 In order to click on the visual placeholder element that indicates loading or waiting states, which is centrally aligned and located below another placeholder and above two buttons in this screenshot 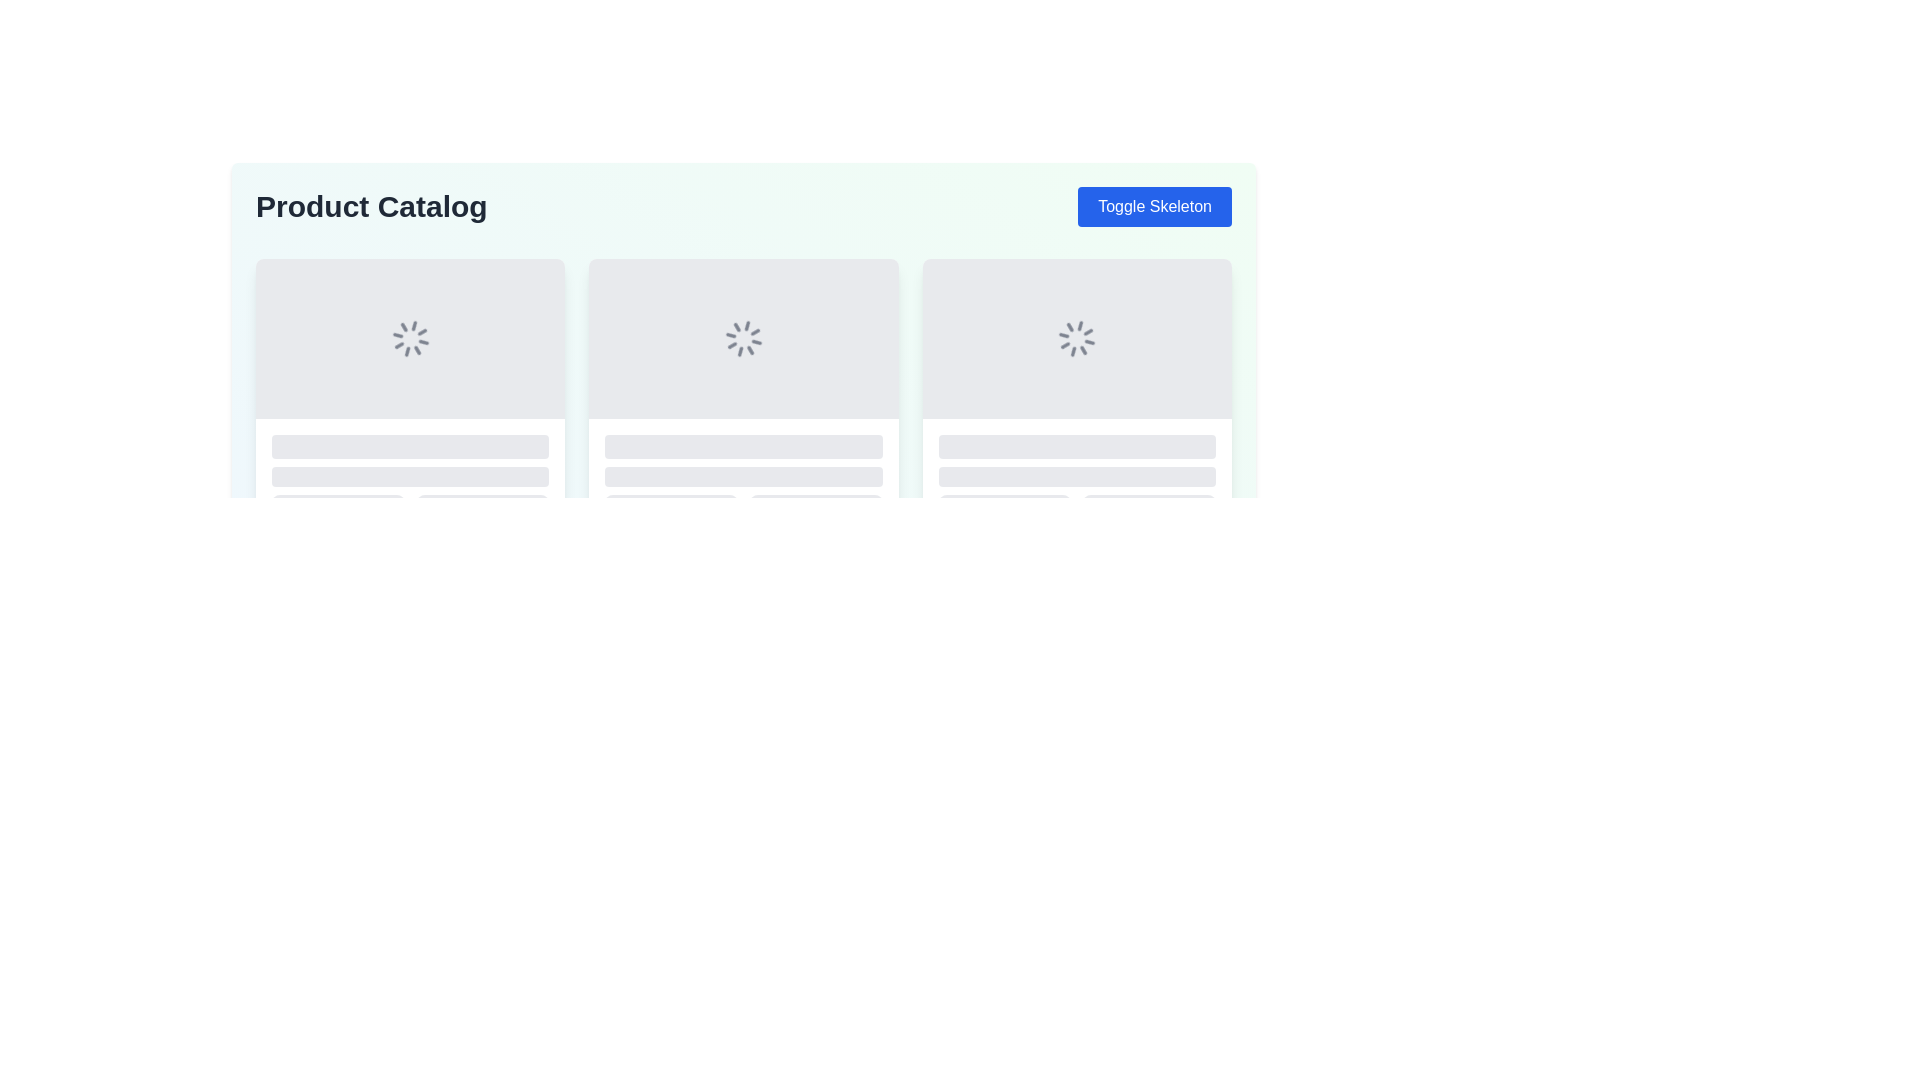, I will do `click(409, 477)`.